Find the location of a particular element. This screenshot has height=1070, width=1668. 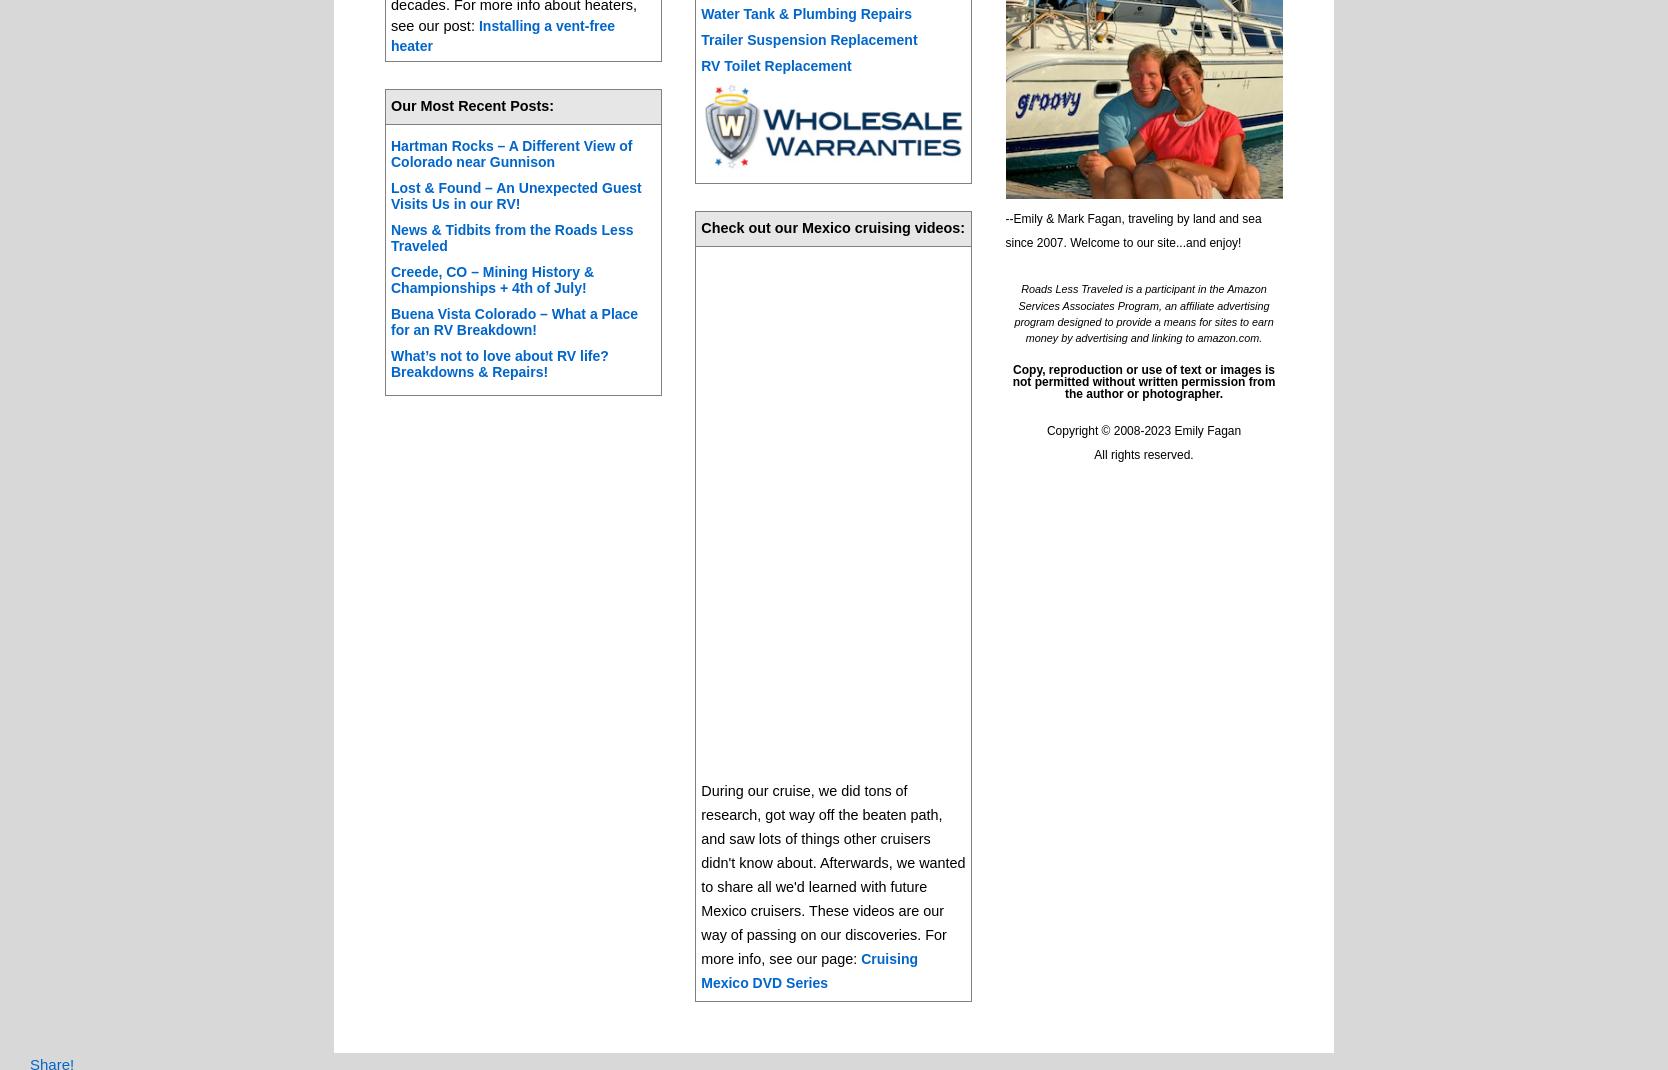

'Water Tank & Plumbing Repairs' is located at coordinates (805, 11).